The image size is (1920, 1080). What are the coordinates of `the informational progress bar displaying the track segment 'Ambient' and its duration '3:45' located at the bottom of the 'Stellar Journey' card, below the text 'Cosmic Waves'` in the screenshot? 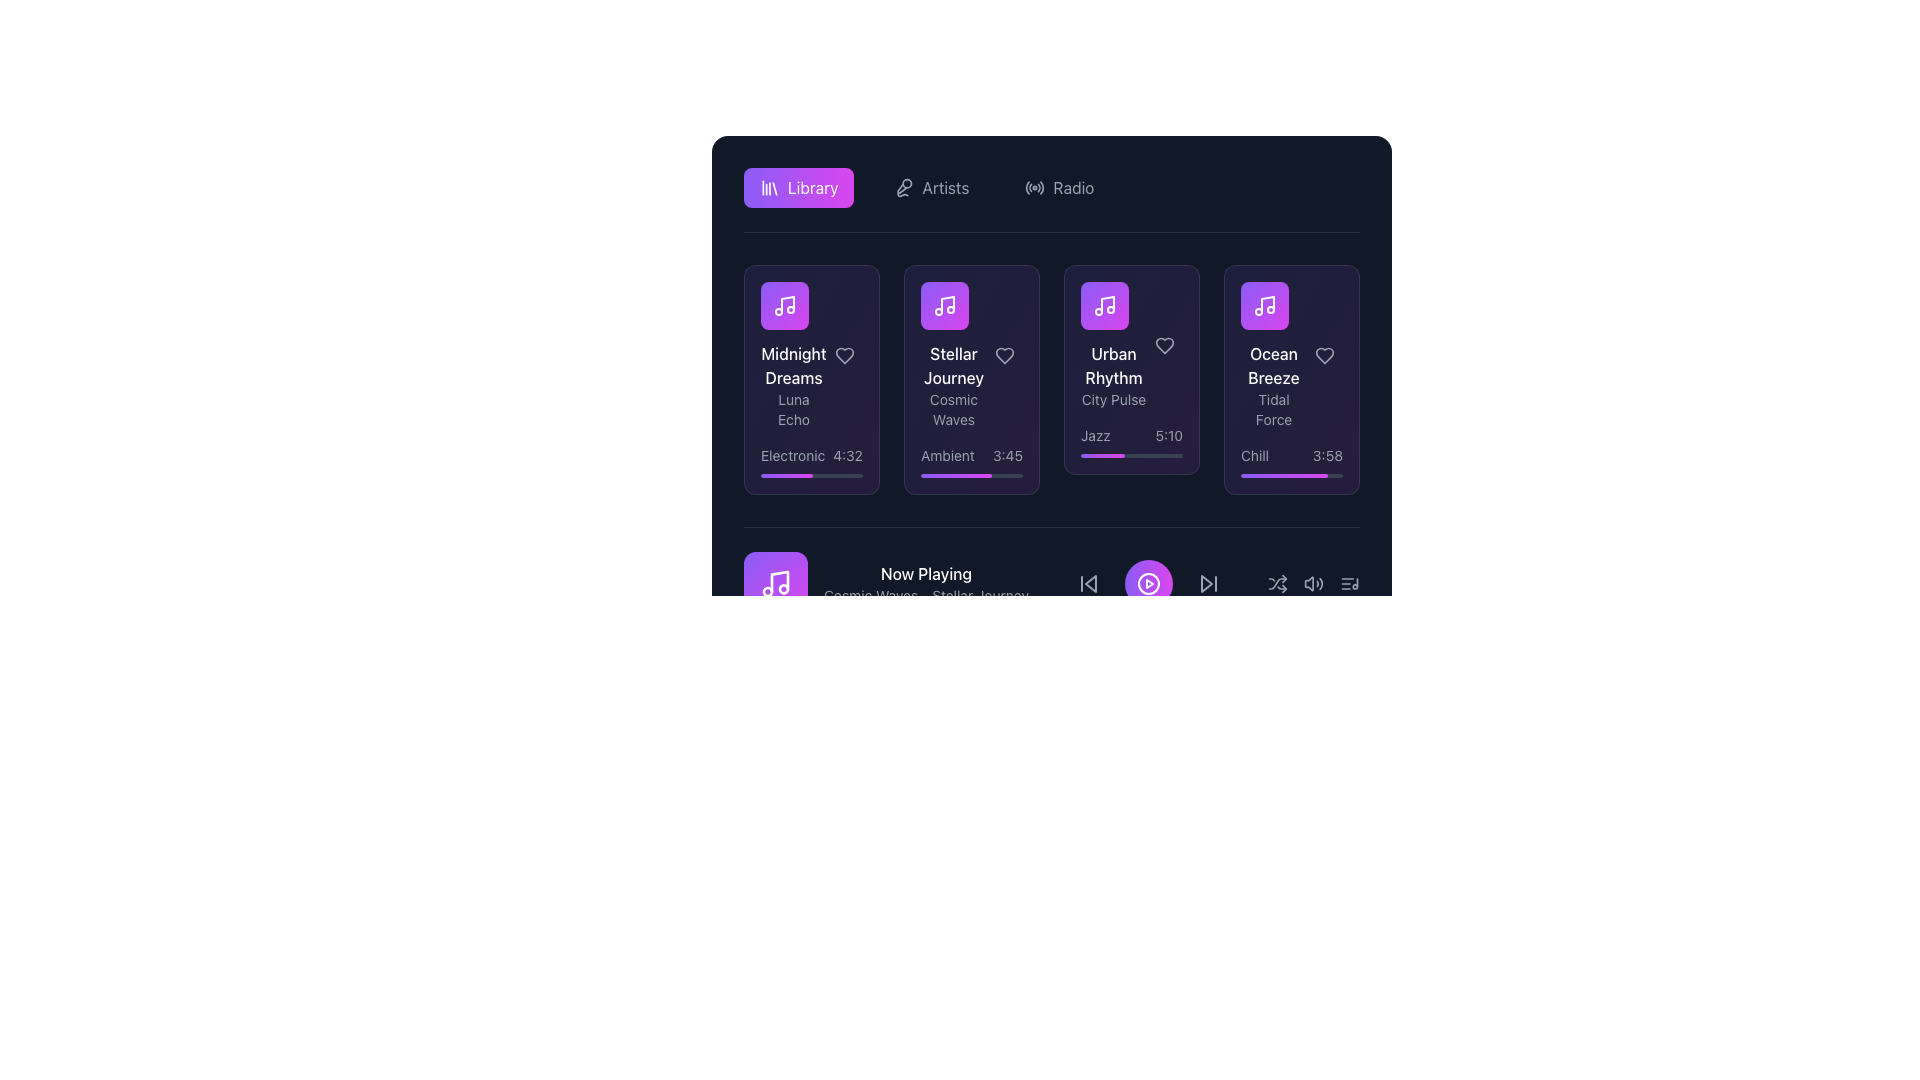 It's located at (971, 462).